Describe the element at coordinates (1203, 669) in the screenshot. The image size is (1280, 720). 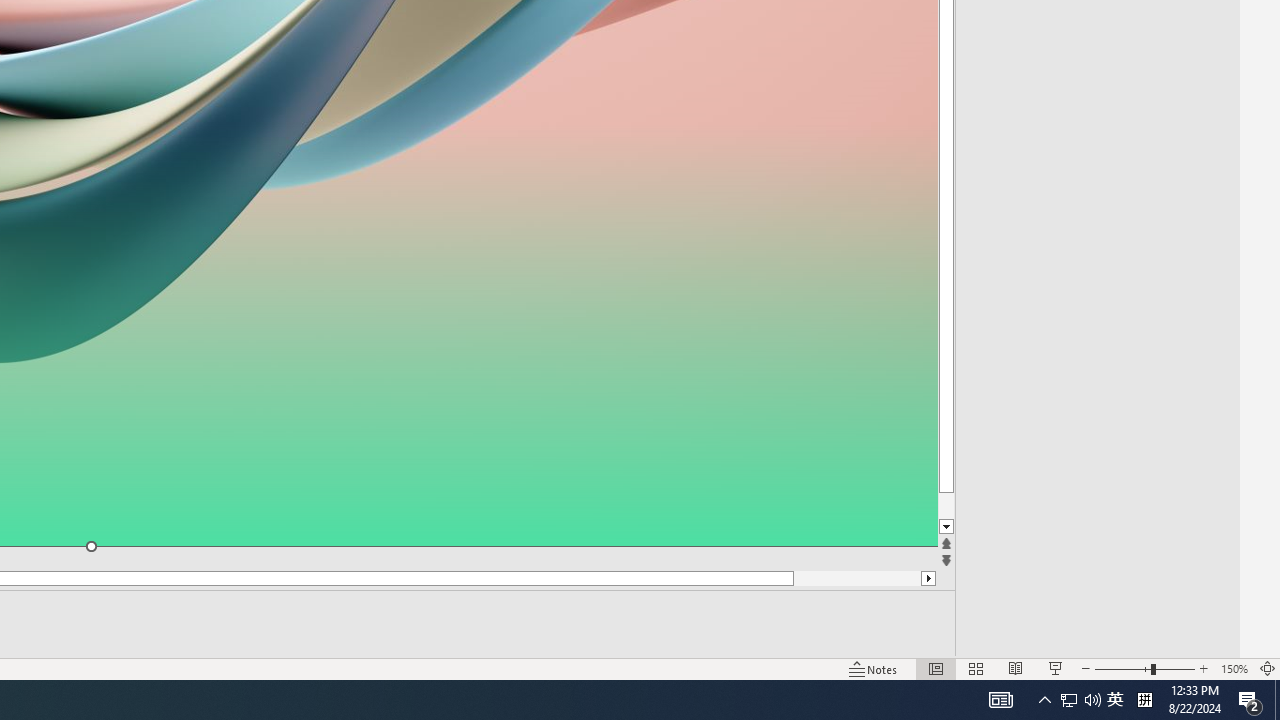
I see `'Zoom In'` at that location.